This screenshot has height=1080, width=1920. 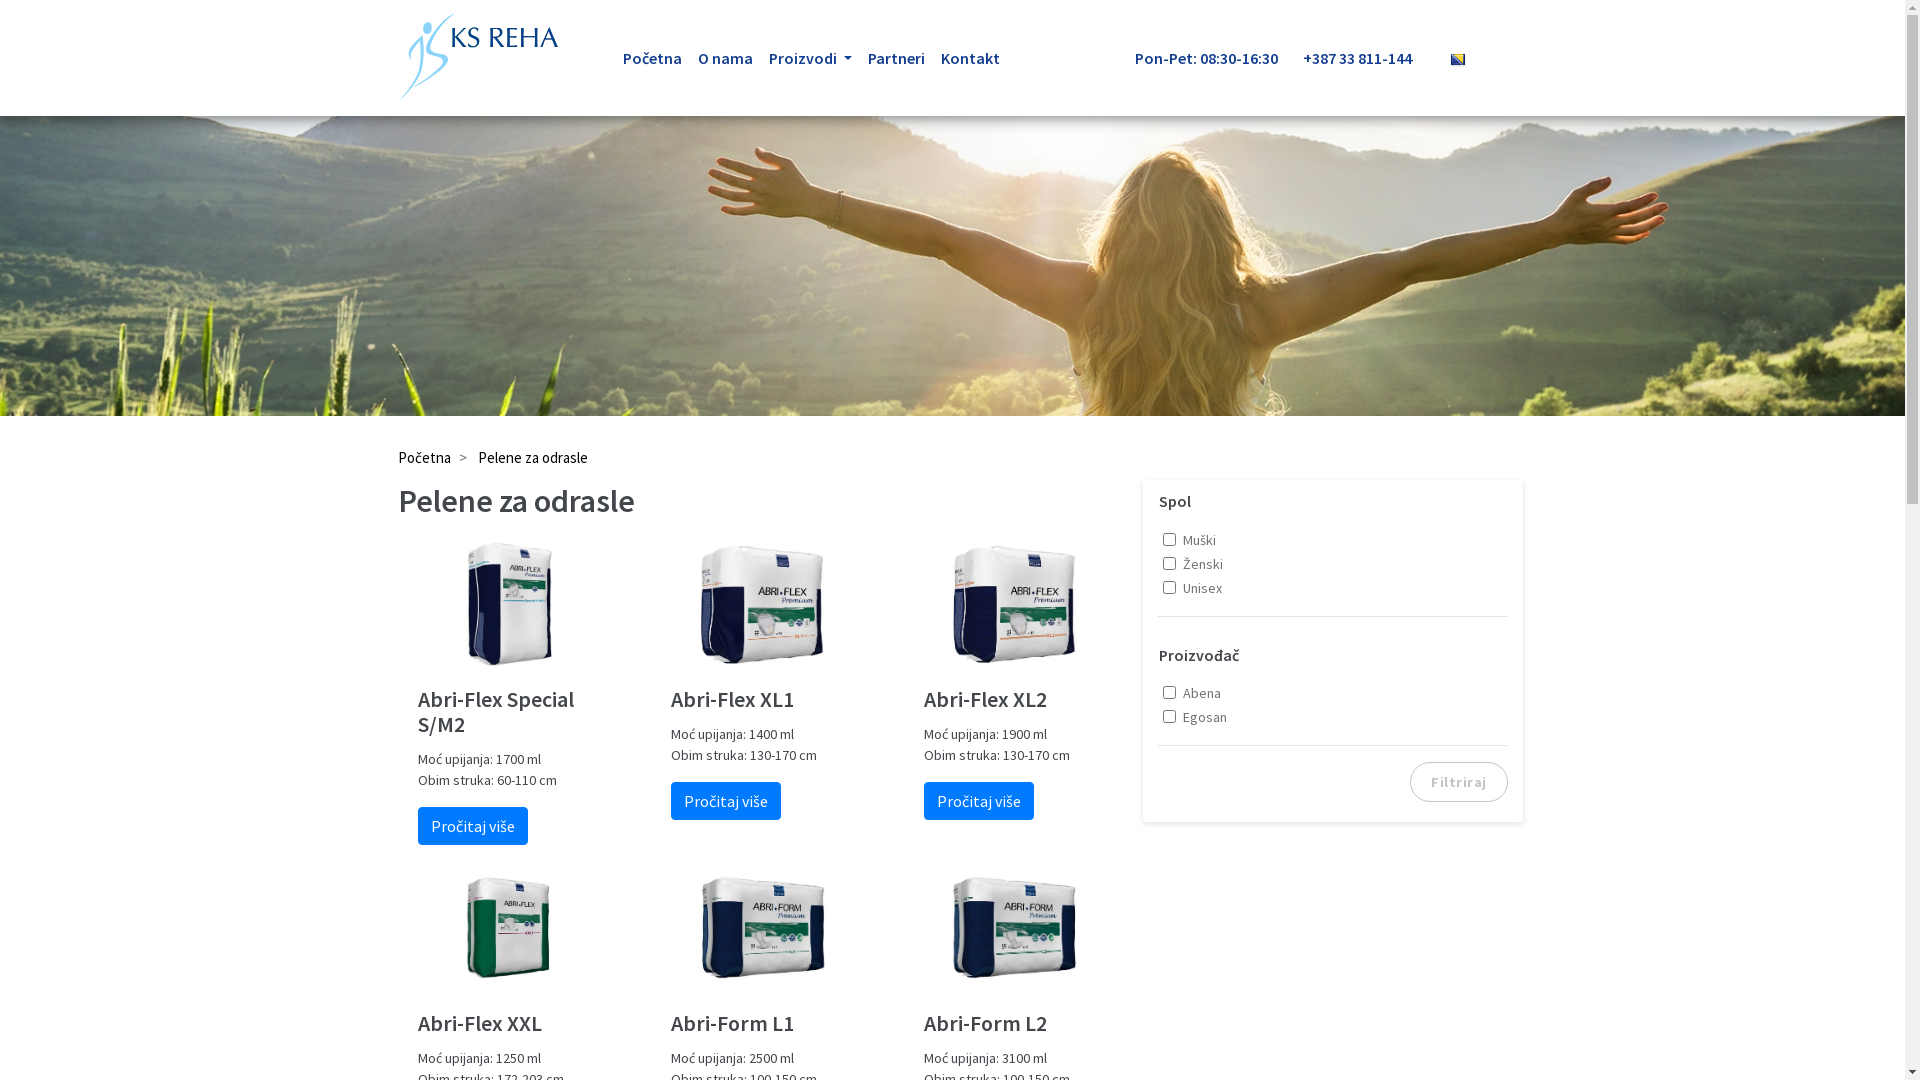 I want to click on 'O nama', so click(x=724, y=56).